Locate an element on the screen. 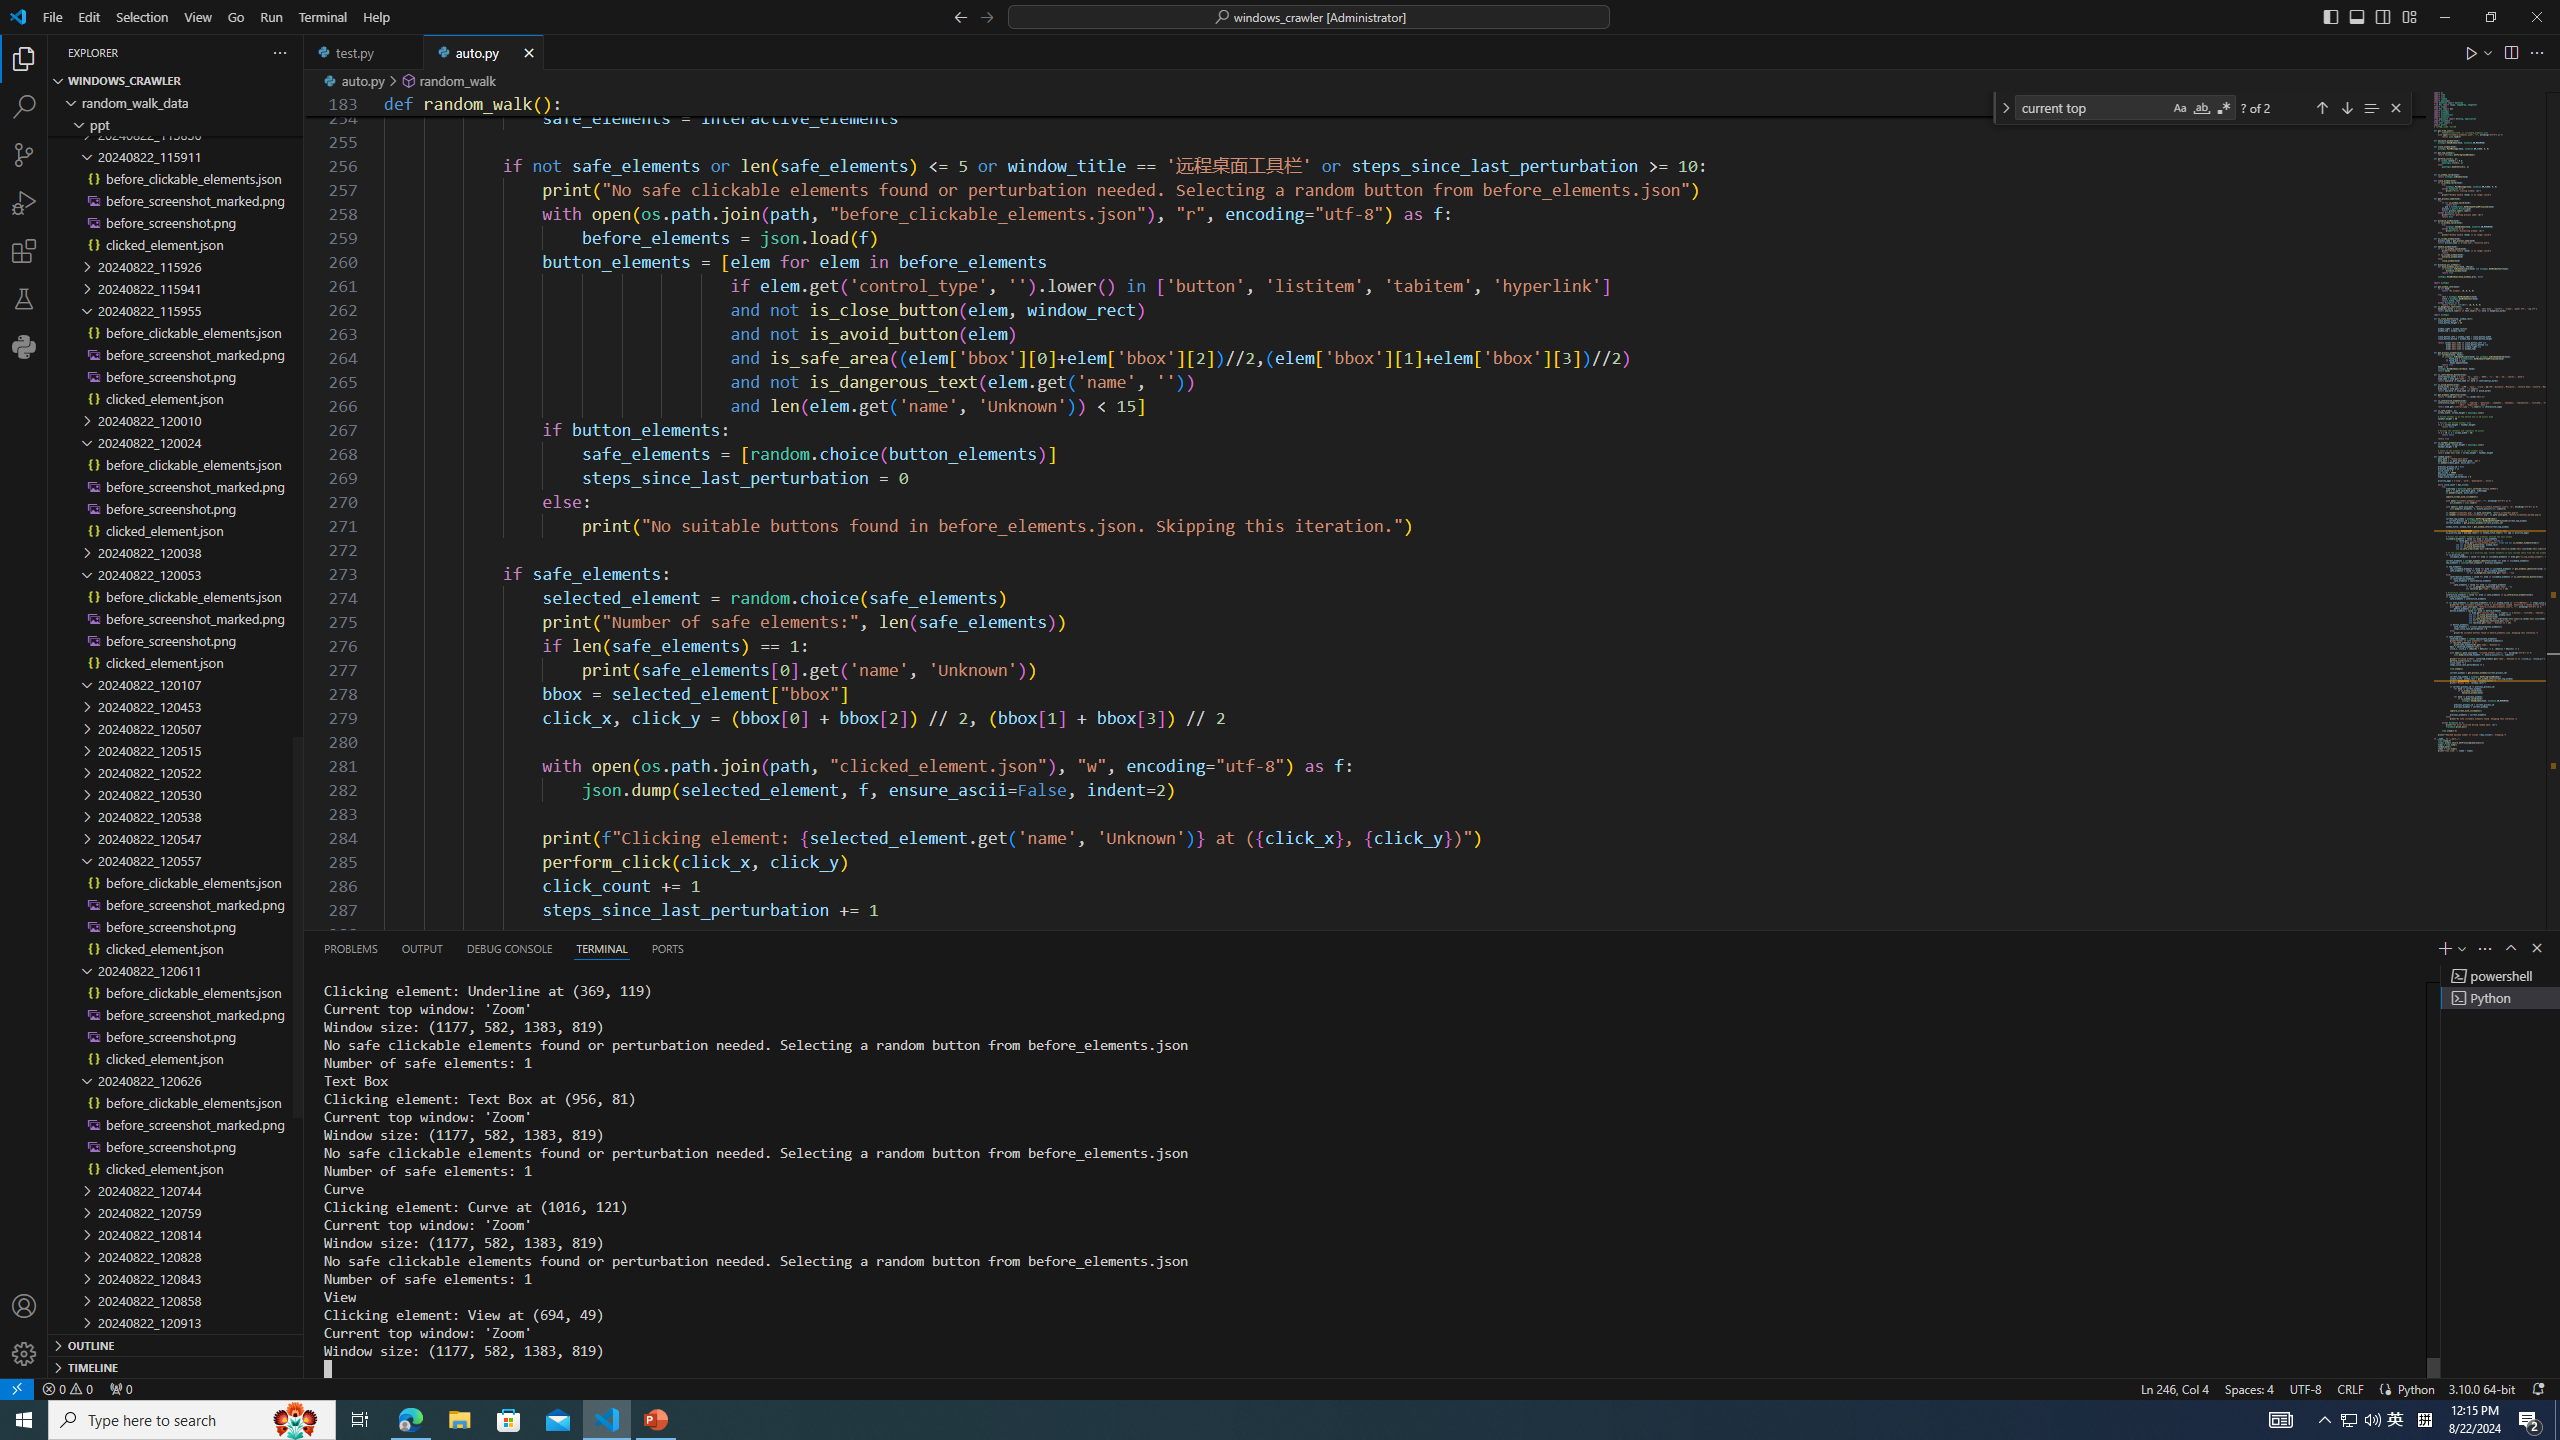  'Source Control (Ctrl+Shift+G)' is located at coordinates (24, 153).